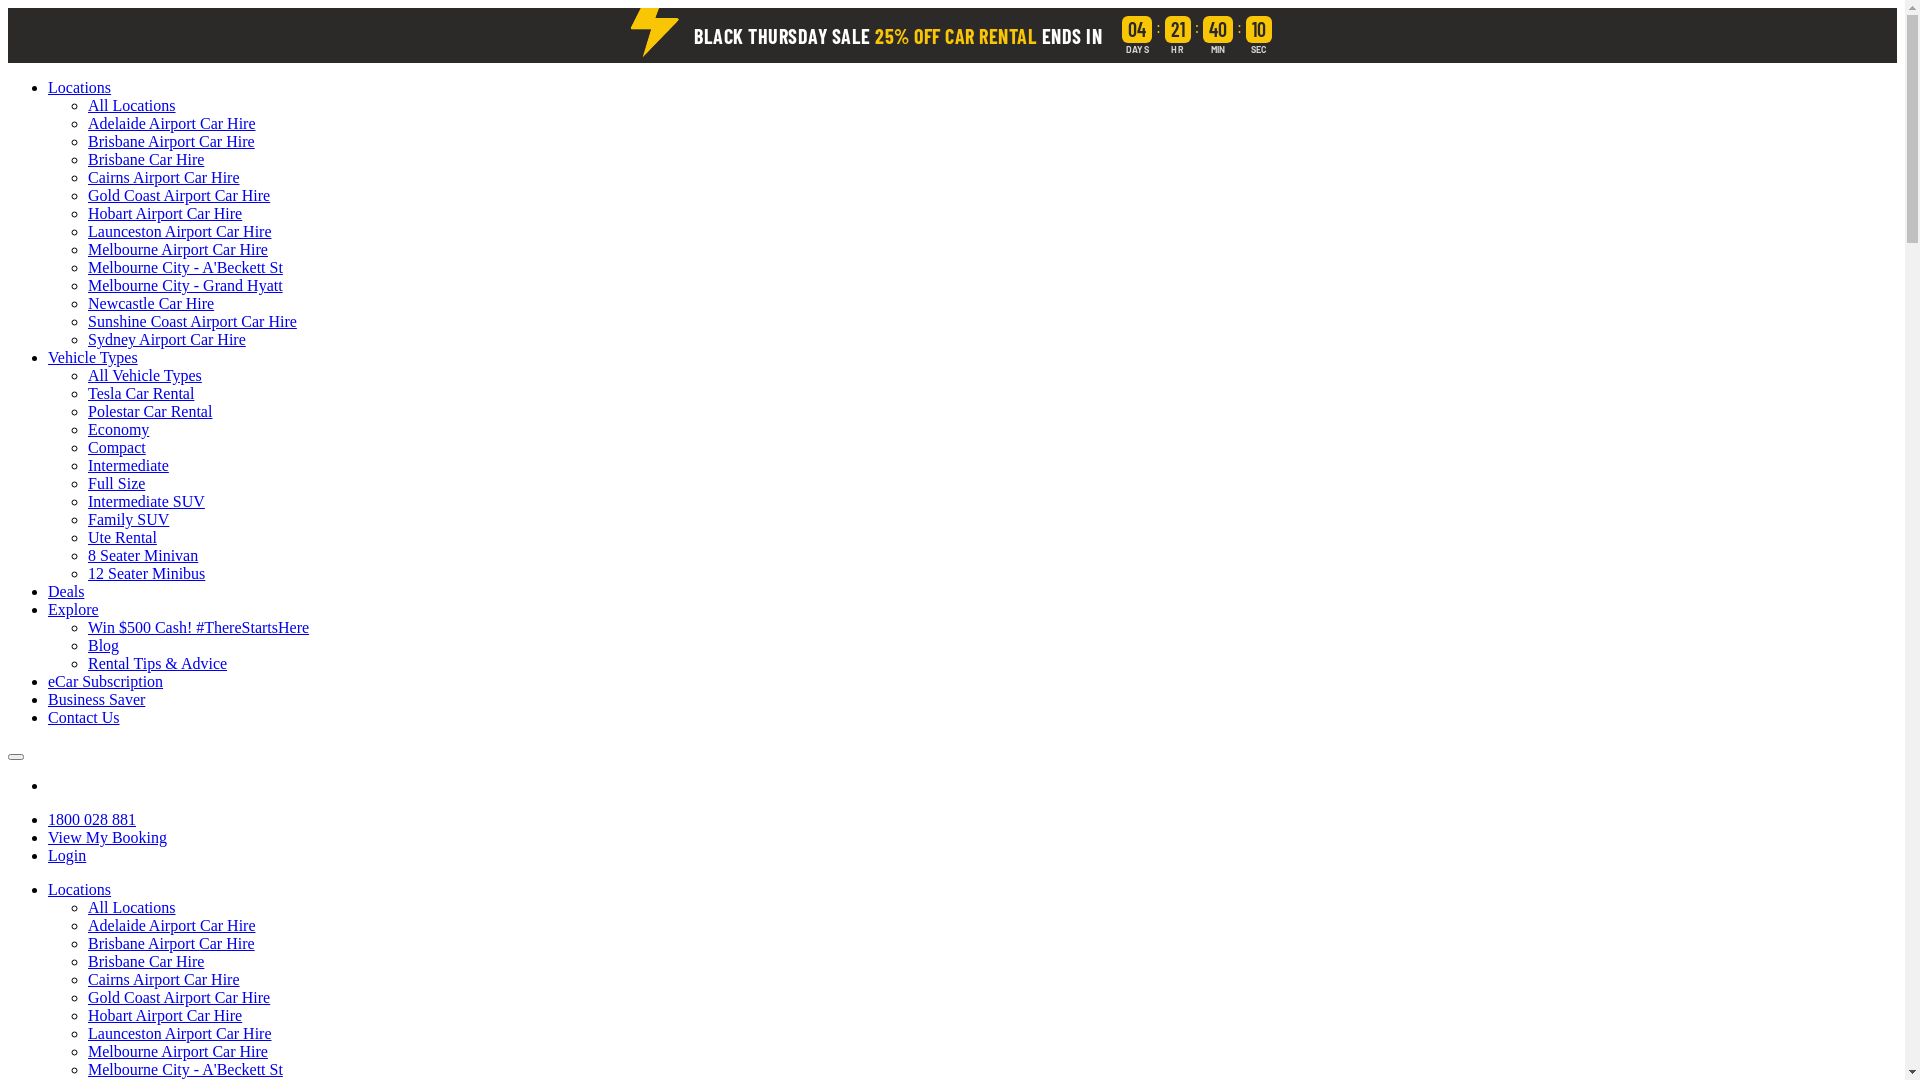 The height and width of the screenshot is (1080, 1920). What do you see at coordinates (106, 837) in the screenshot?
I see `'View My Booking'` at bounding box center [106, 837].